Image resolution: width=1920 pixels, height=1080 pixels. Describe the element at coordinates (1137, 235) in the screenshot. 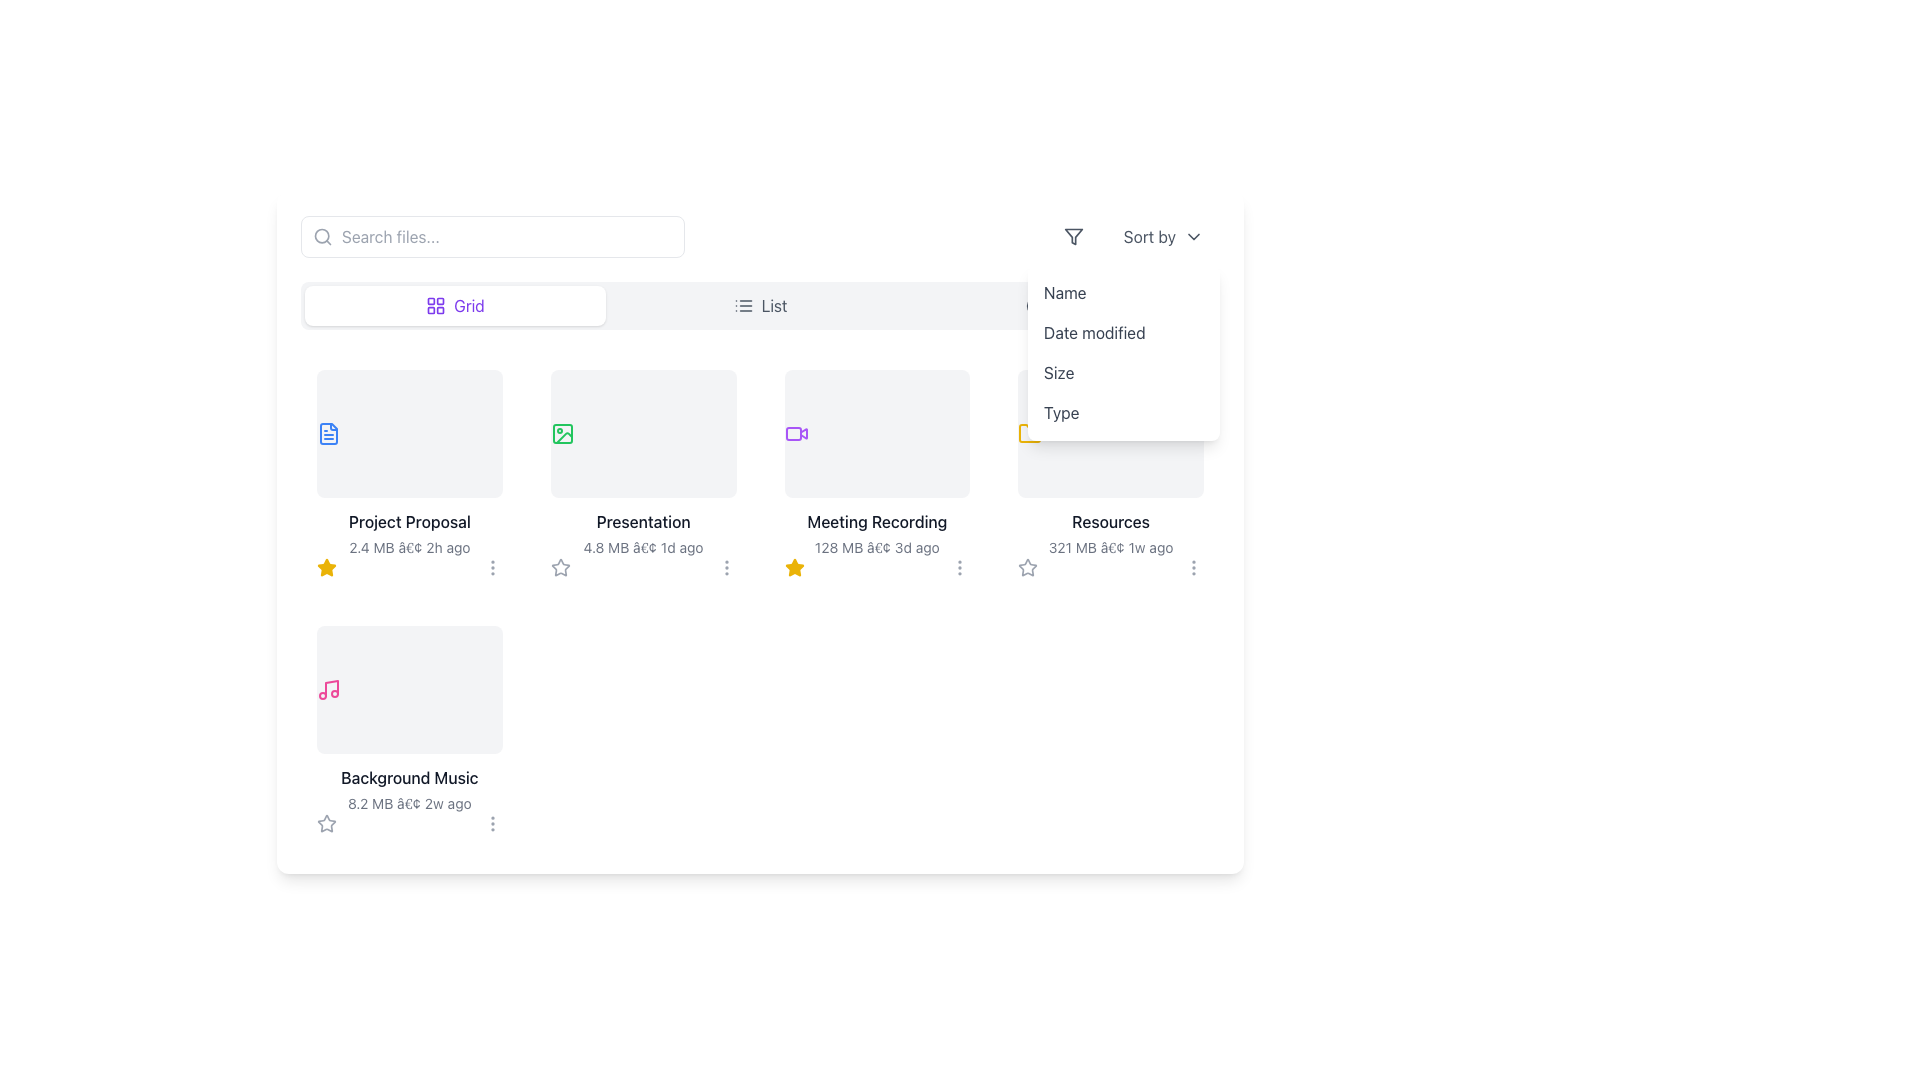

I see `the Dropdown menu trigger in the top-right corner of the layout` at that location.